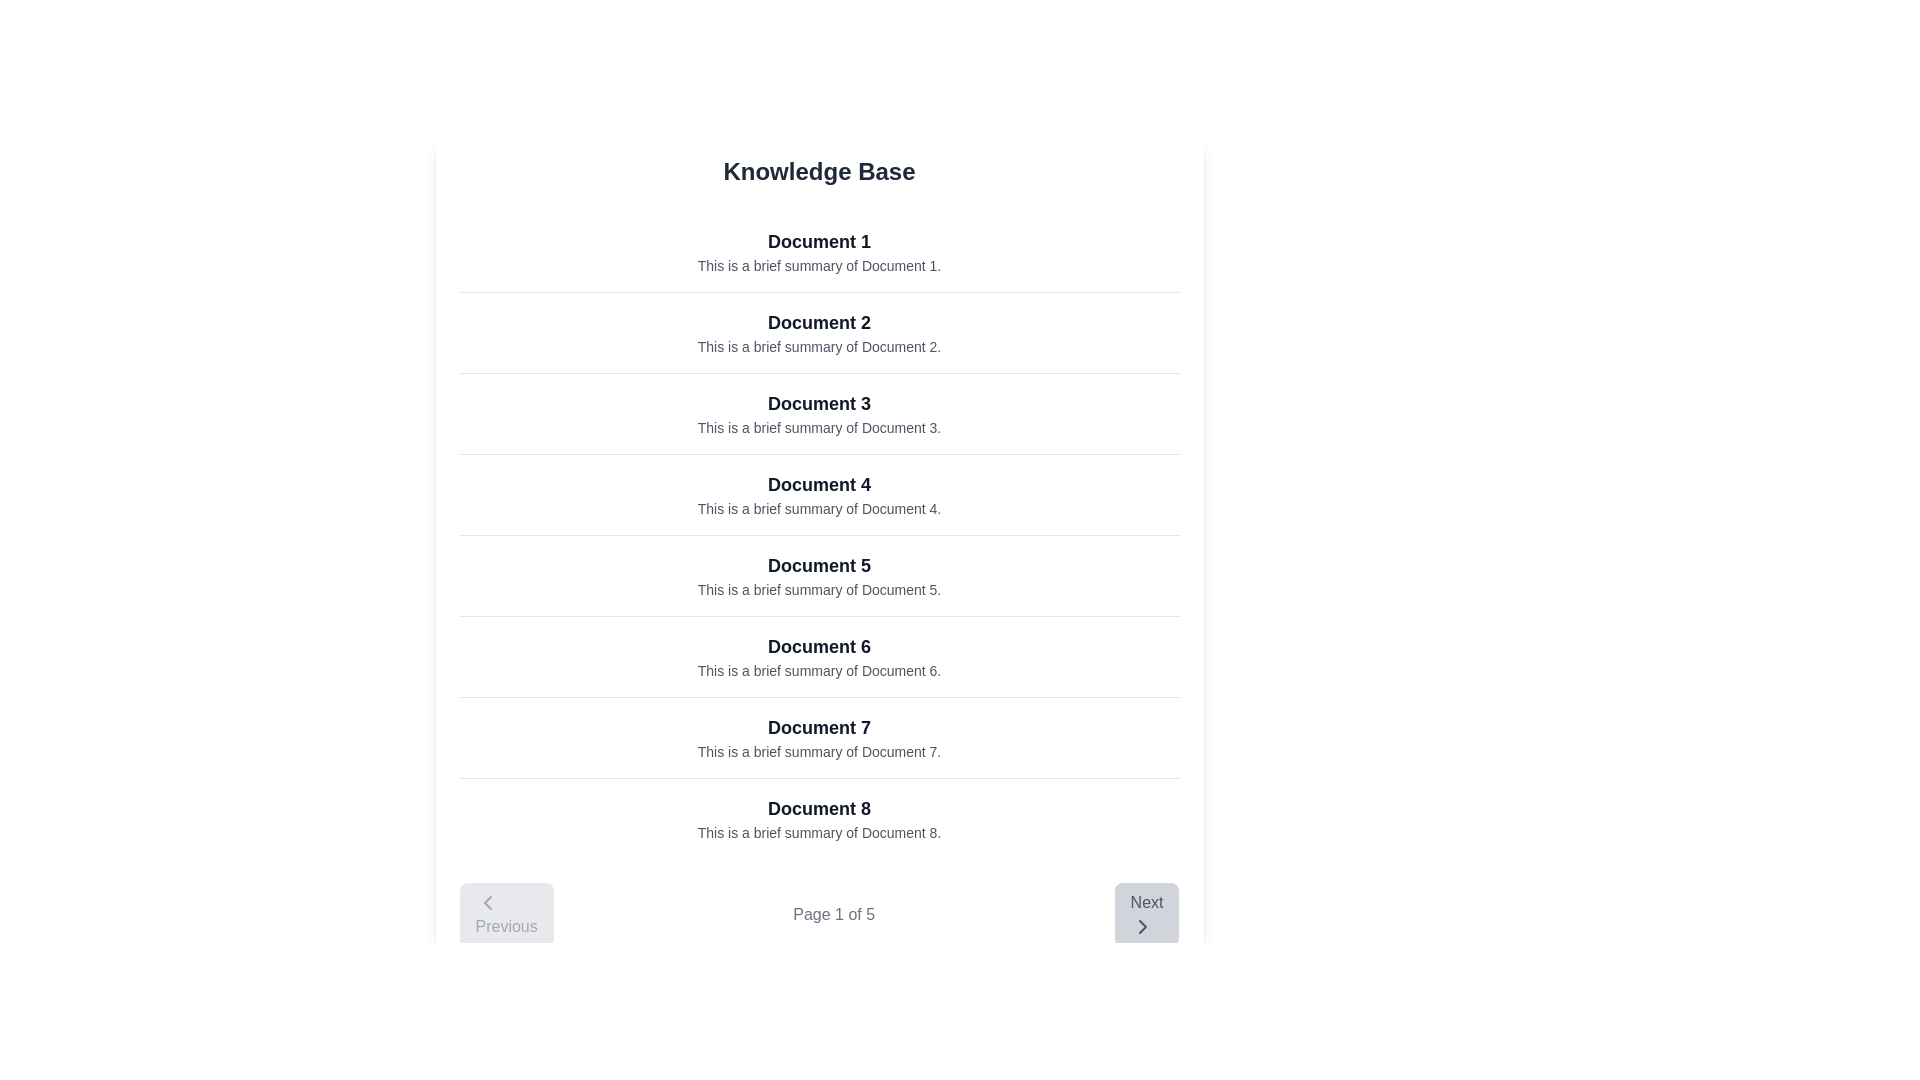  What do you see at coordinates (819, 494) in the screenshot?
I see `the text display component representing the fourth document in the list, which provides a title and summary, to interact with nearby interactive elements if present` at bounding box center [819, 494].